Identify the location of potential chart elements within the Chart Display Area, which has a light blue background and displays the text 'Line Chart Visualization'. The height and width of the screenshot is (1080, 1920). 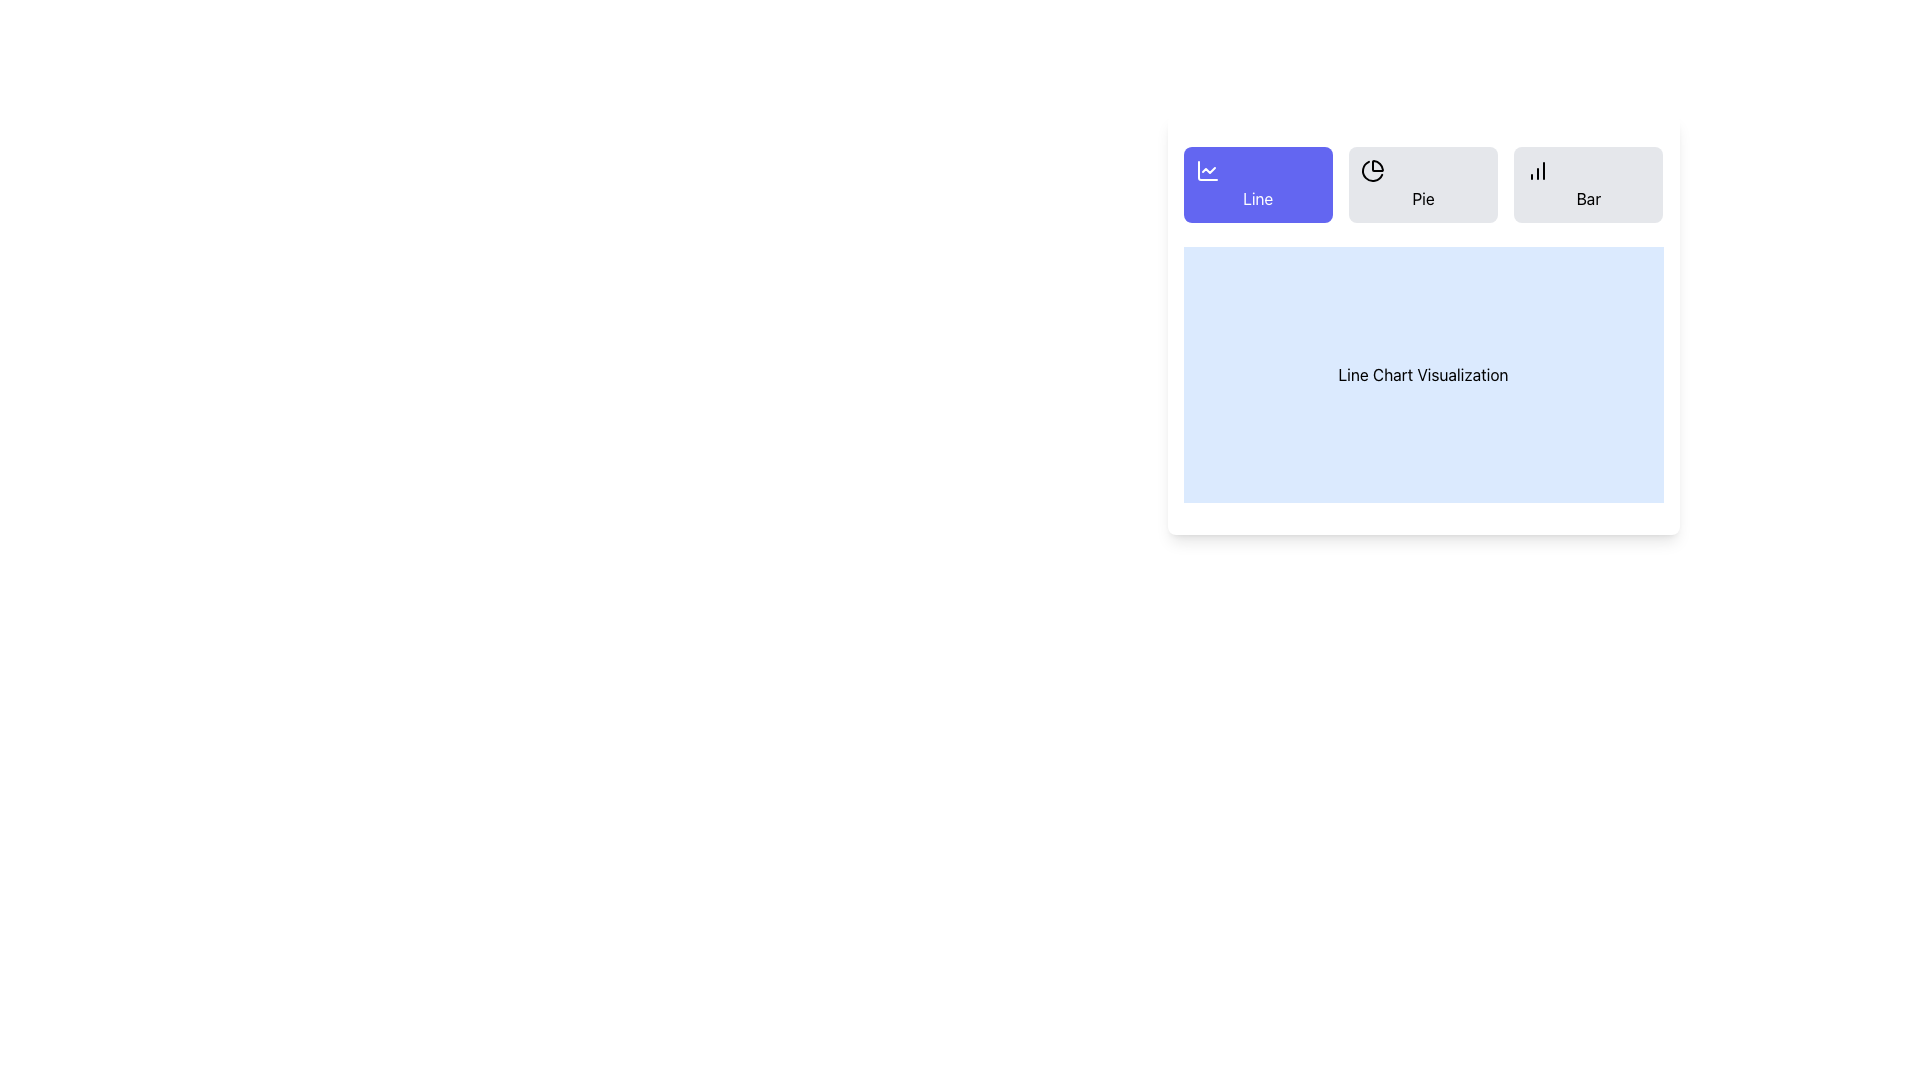
(1422, 374).